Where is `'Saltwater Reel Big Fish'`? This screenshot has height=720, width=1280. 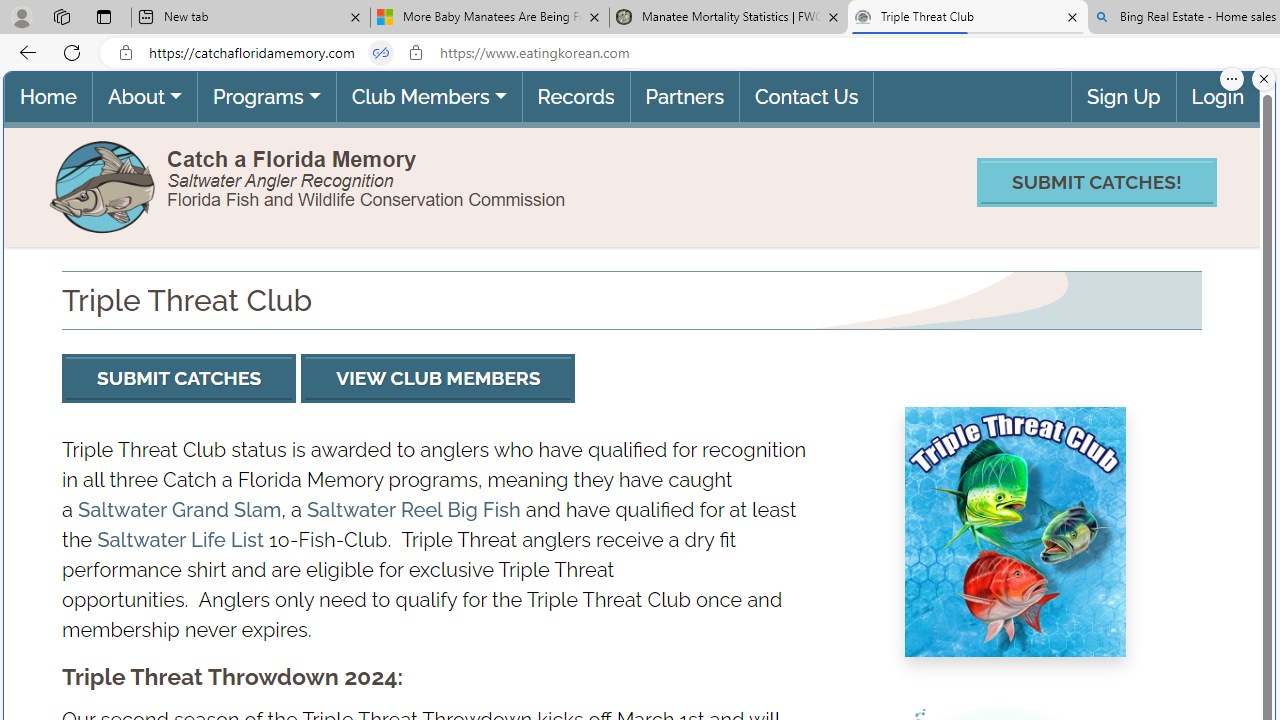
'Saltwater Reel Big Fish' is located at coordinates (412, 508).